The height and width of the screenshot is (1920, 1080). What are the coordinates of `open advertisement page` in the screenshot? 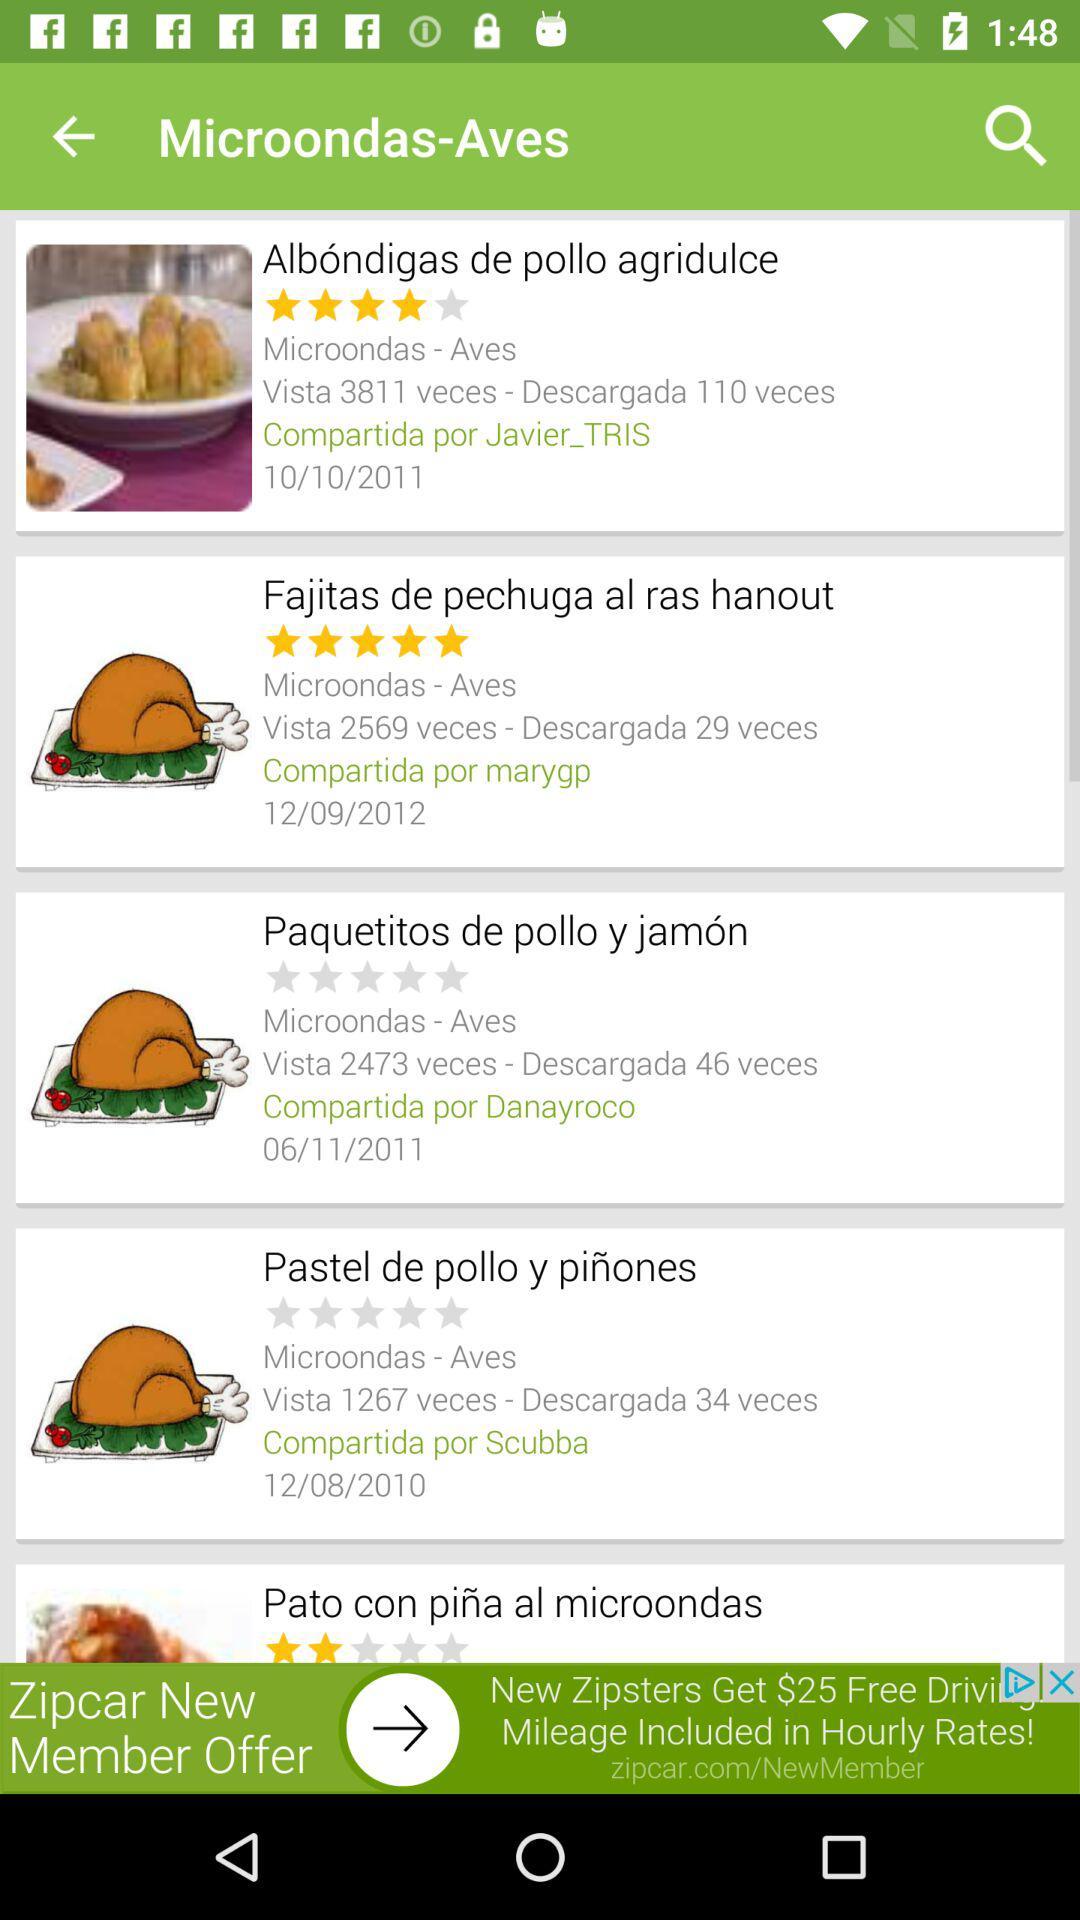 It's located at (540, 1727).